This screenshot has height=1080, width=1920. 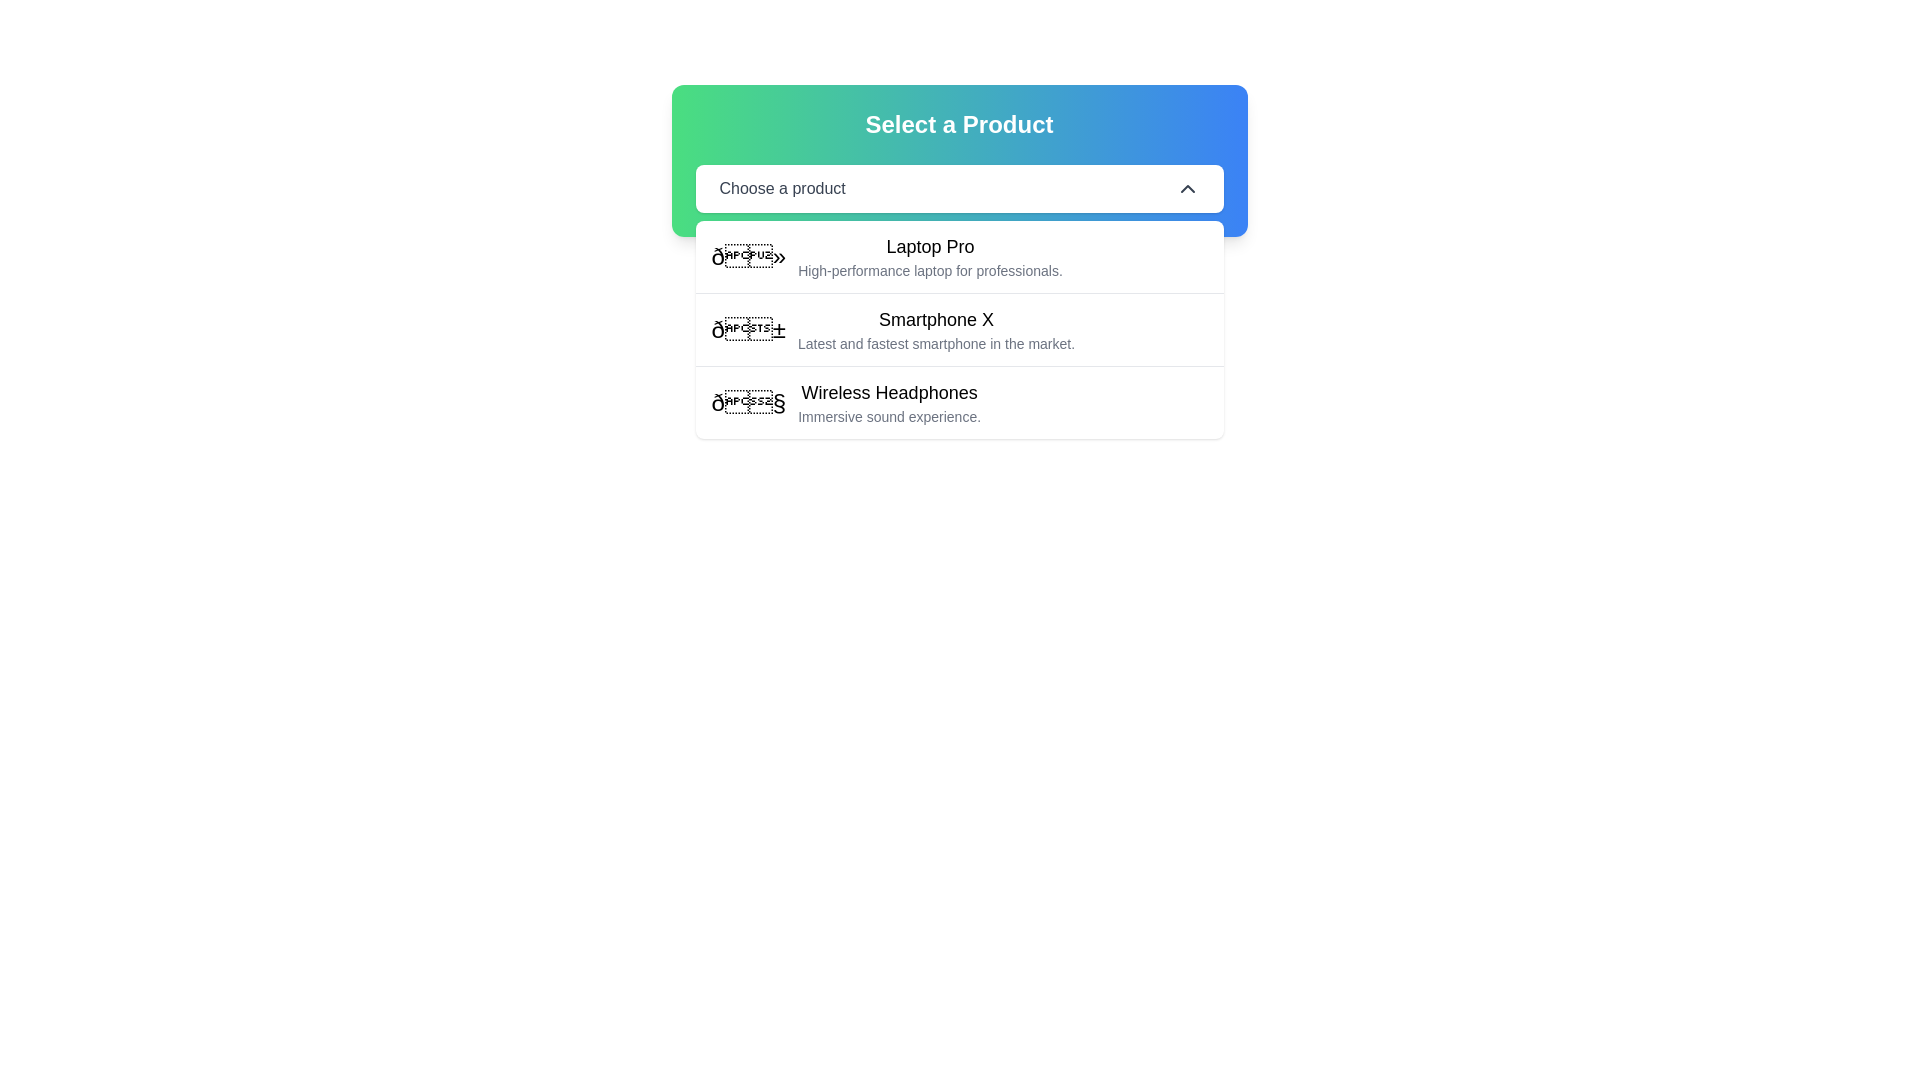 I want to click on text of the main title label for the product 'Laptop Pro', which is centrally positioned under the 'Select a Product' dropdown menu and is the first item in the list, so click(x=929, y=245).